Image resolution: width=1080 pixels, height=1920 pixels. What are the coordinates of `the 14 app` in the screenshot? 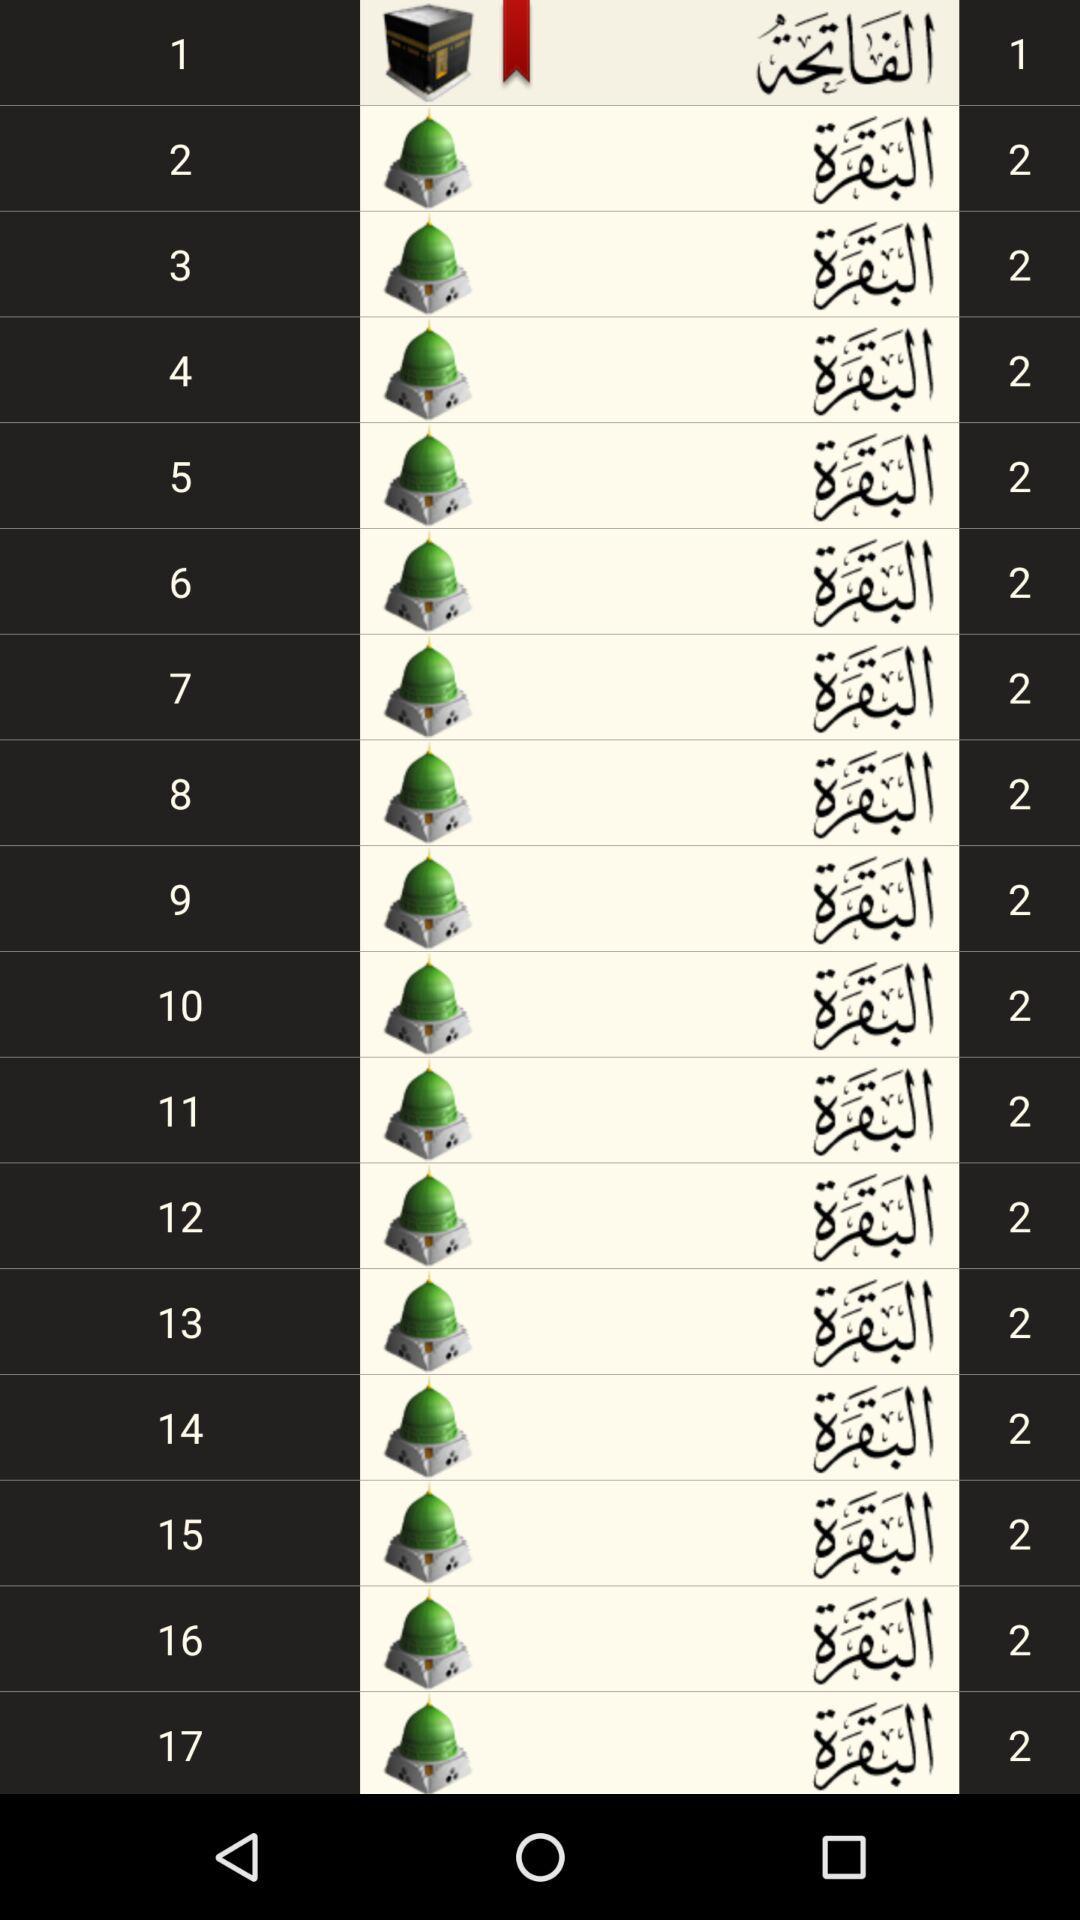 It's located at (180, 1426).